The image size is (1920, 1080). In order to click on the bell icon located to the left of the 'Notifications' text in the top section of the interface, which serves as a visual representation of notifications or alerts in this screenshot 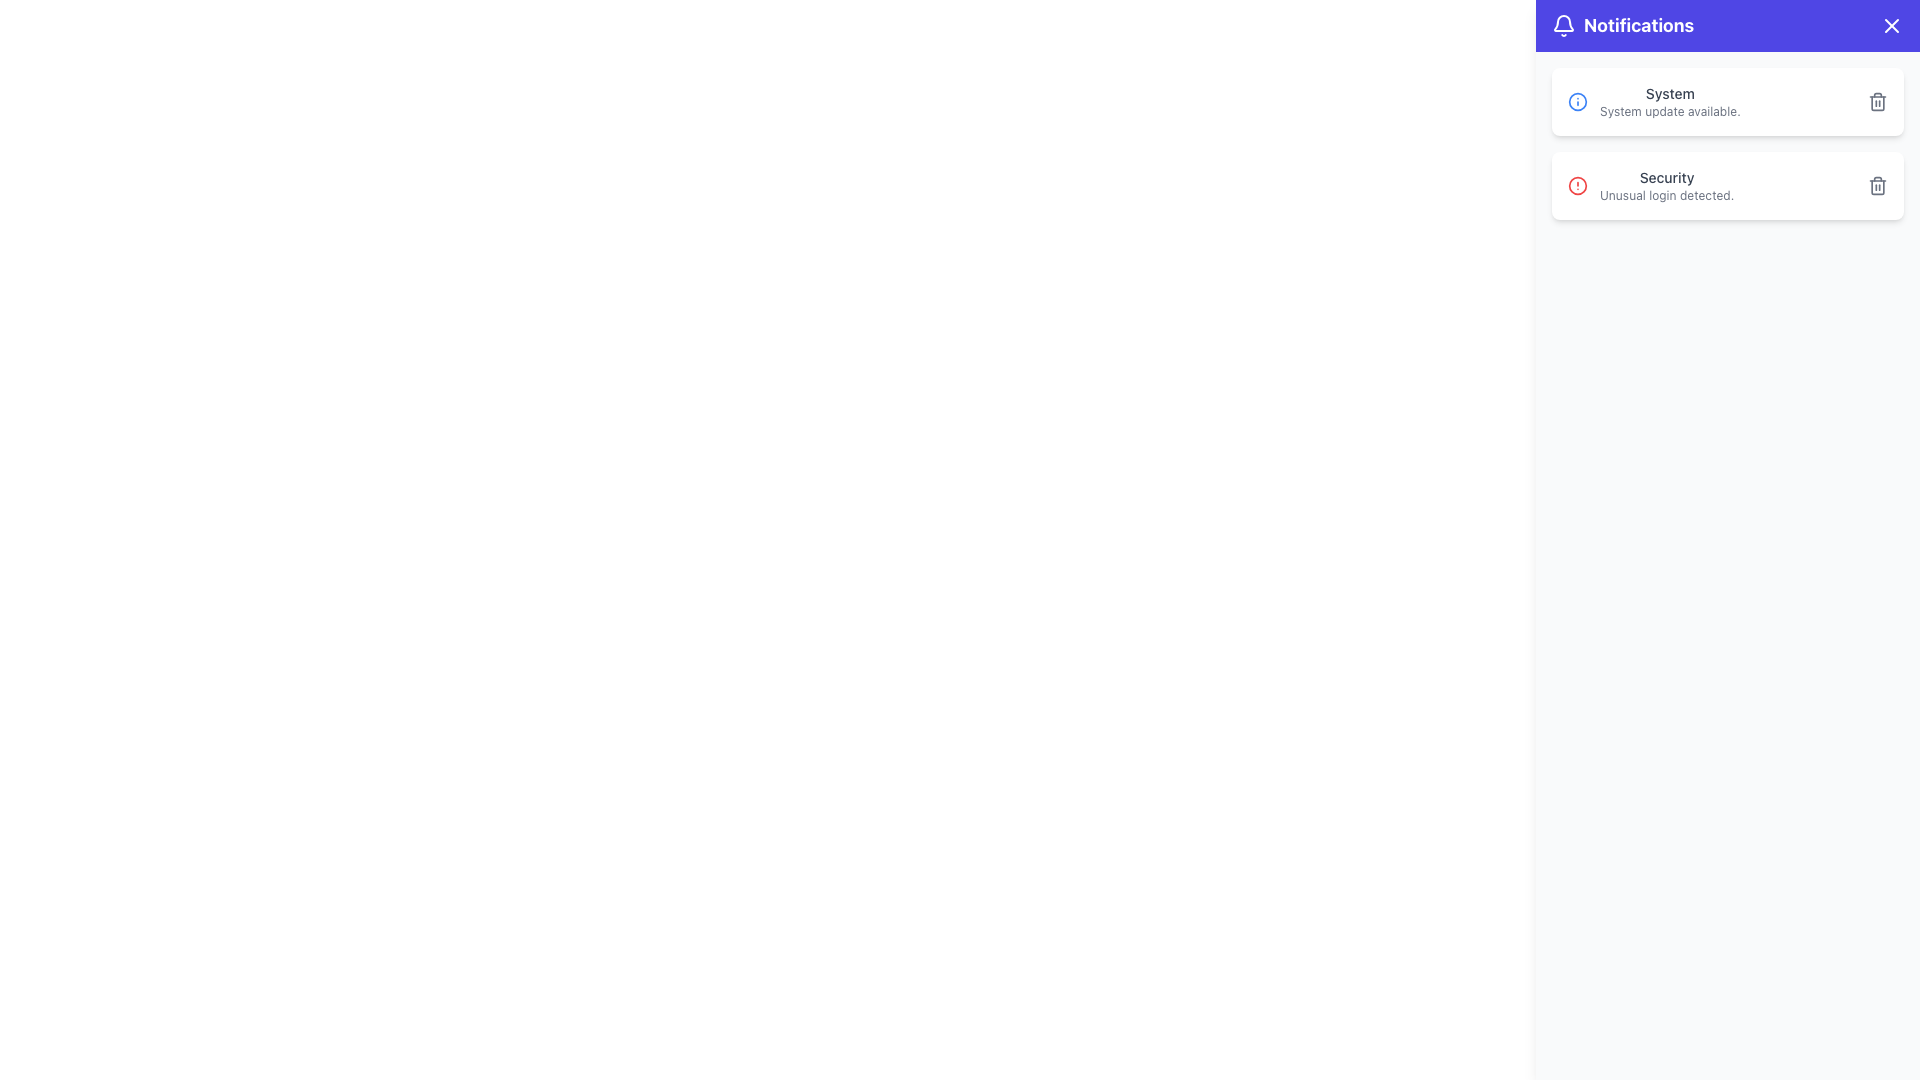, I will do `click(1563, 26)`.